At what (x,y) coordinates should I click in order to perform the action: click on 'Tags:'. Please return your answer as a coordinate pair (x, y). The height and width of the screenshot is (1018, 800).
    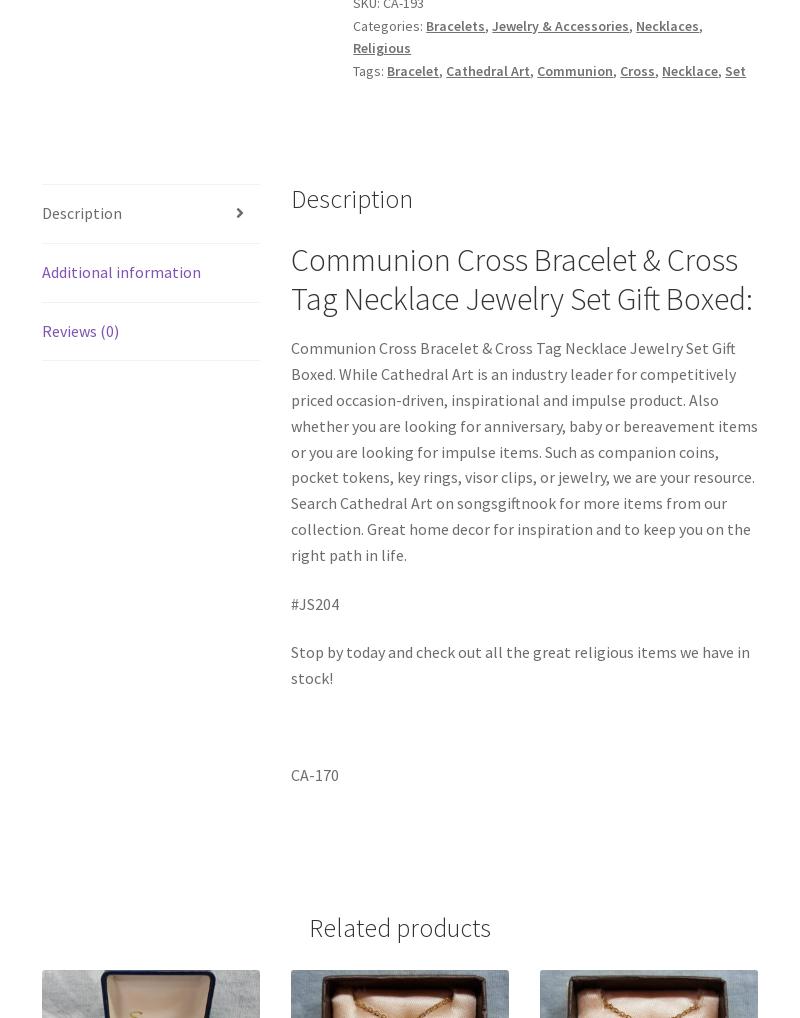
    Looking at the image, I should click on (369, 70).